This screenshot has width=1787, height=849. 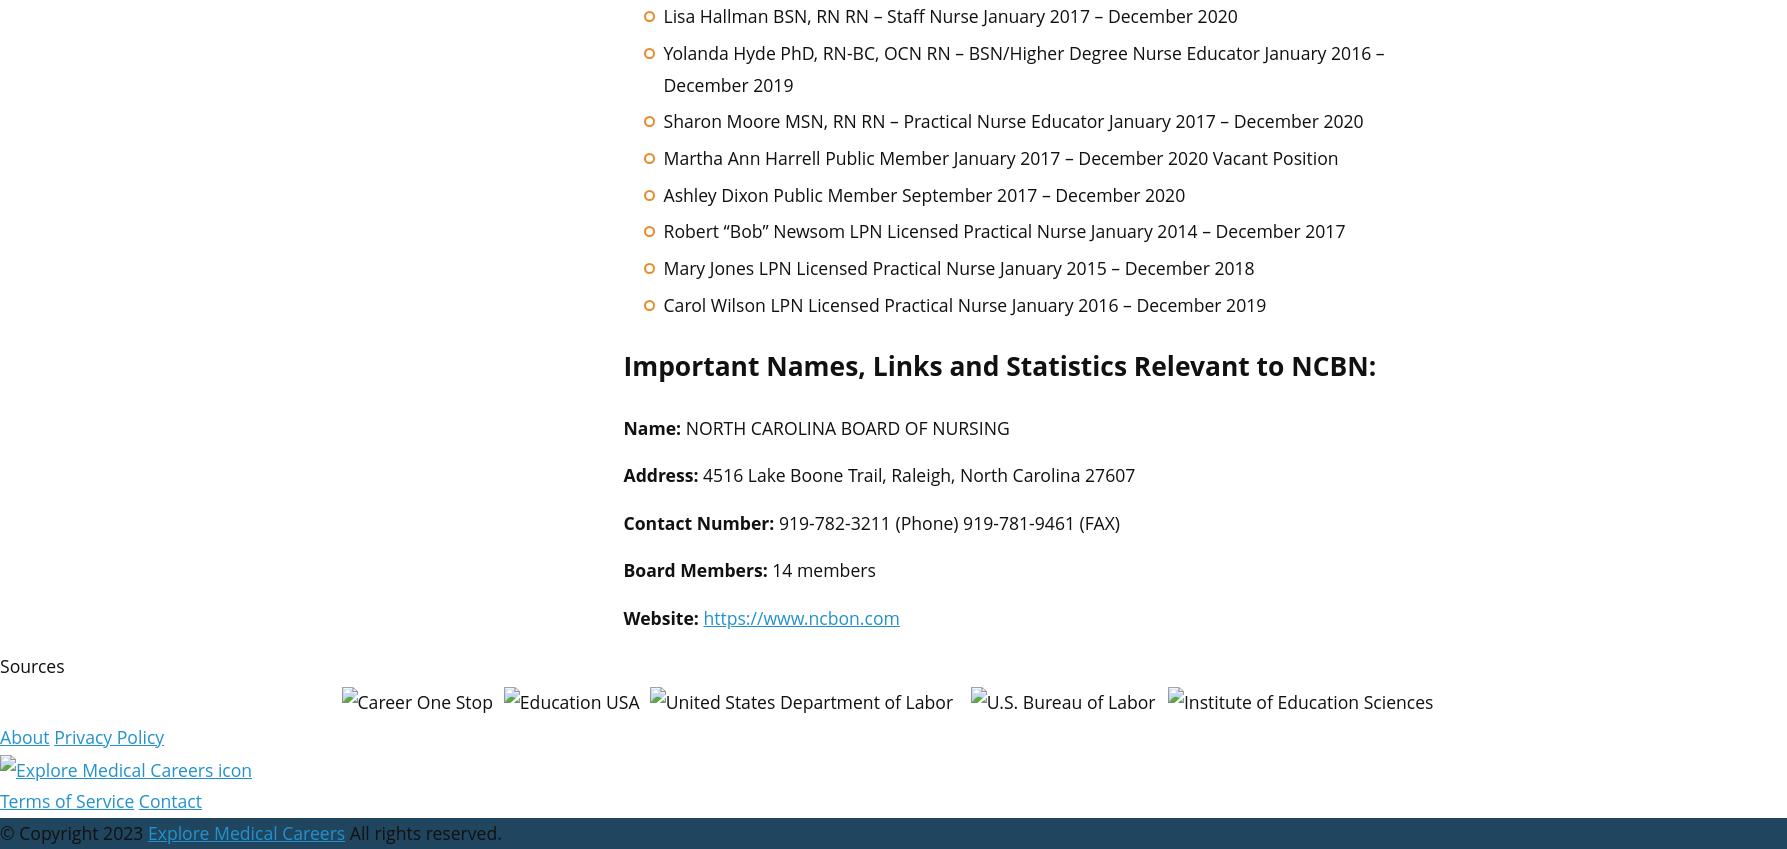 What do you see at coordinates (422, 833) in the screenshot?
I see `'All rights reserved.'` at bounding box center [422, 833].